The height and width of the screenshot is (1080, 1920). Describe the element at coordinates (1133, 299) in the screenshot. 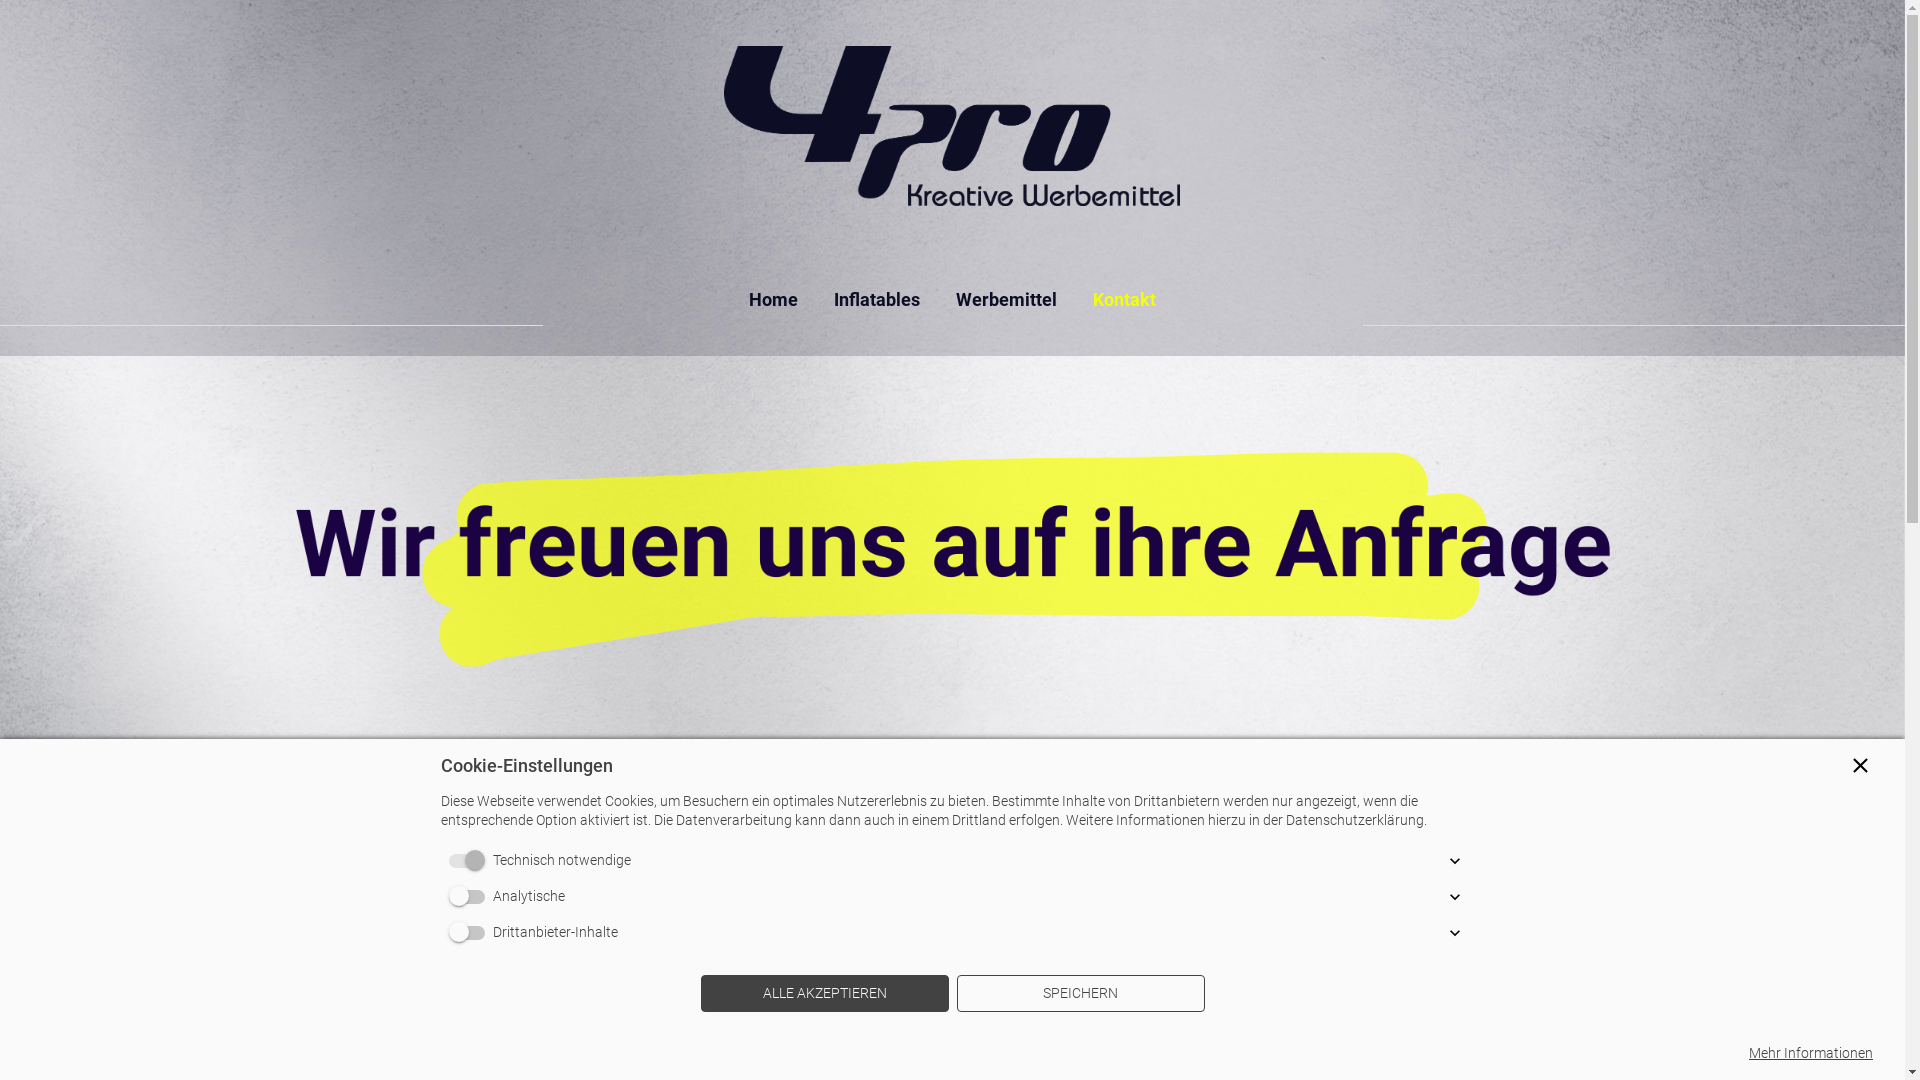

I see `'Kontakt'` at that location.